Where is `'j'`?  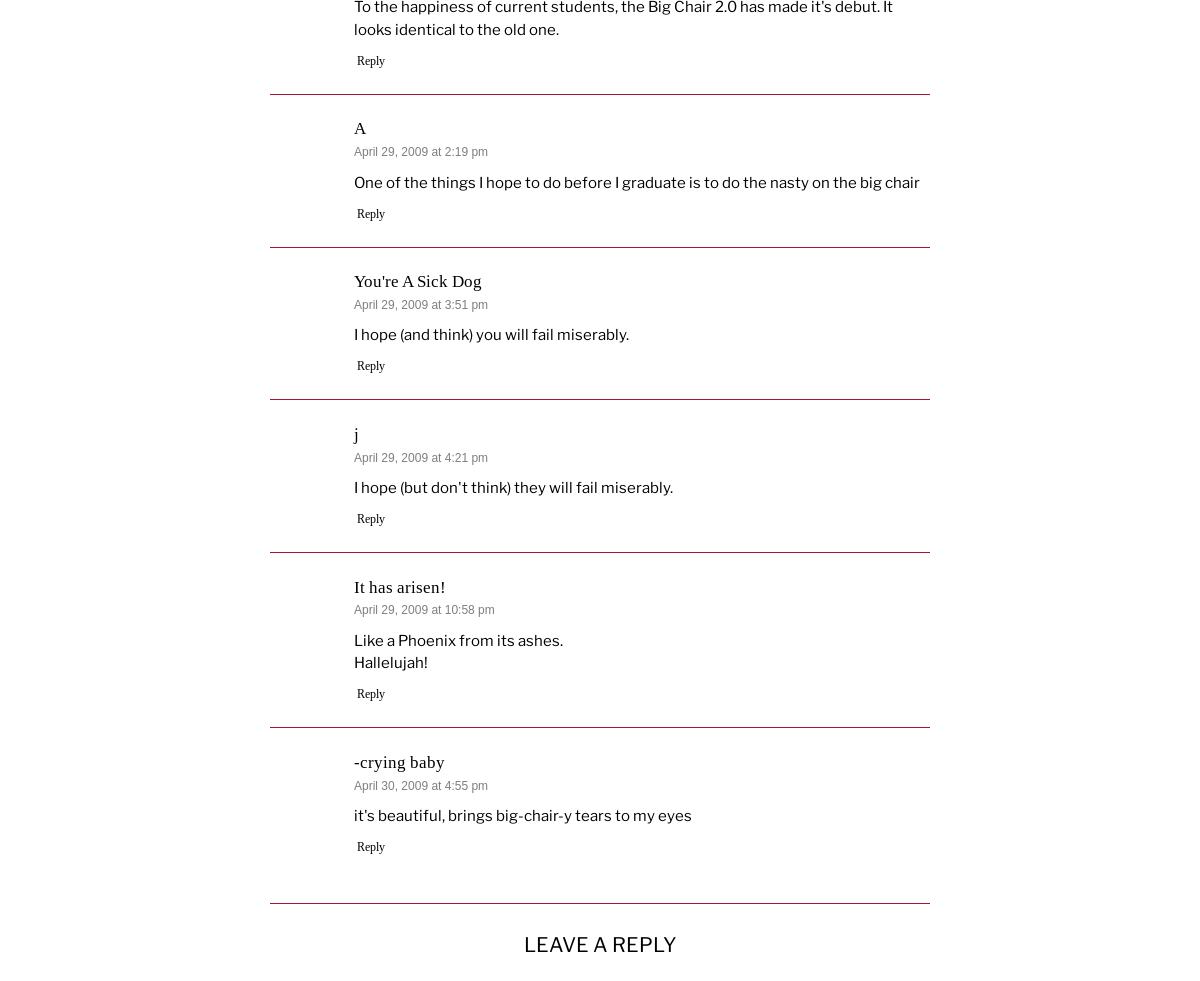
'j' is located at coordinates (356, 432).